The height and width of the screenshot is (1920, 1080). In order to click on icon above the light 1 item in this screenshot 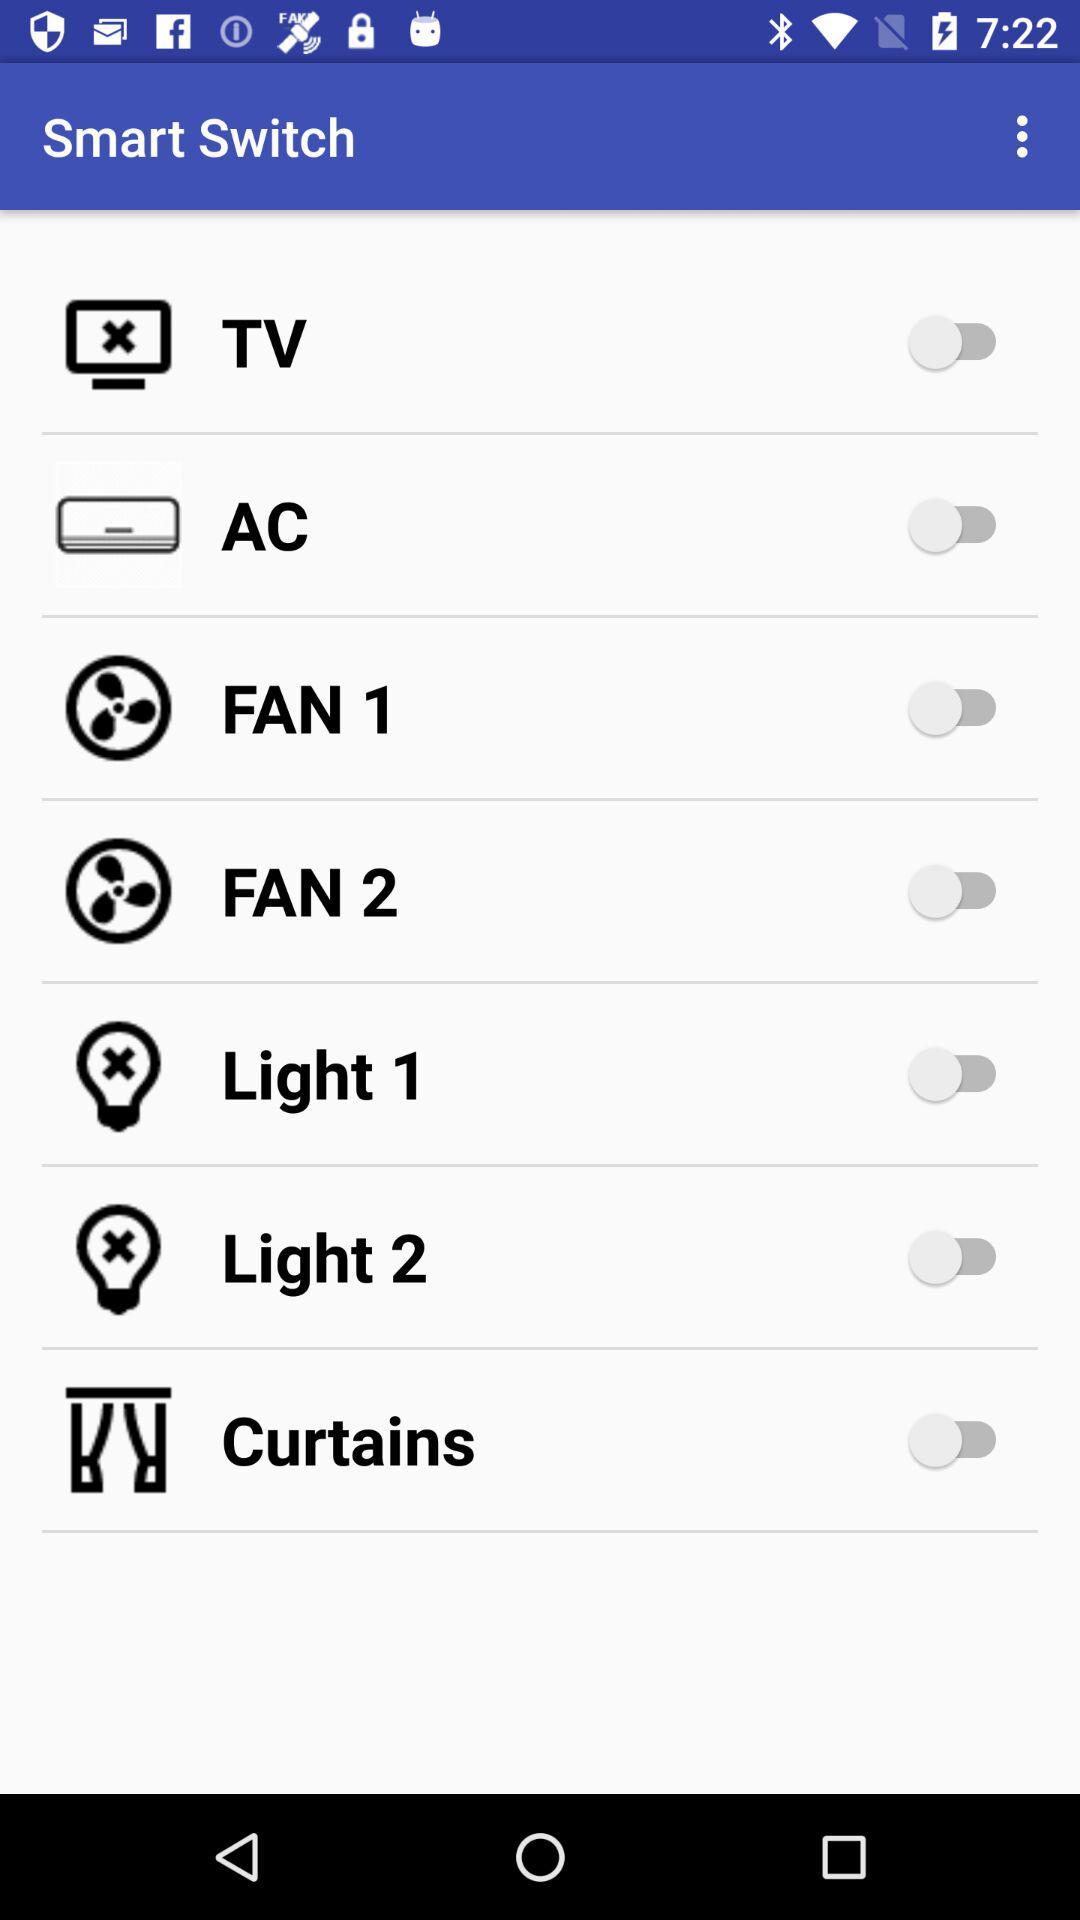, I will do `click(560, 890)`.